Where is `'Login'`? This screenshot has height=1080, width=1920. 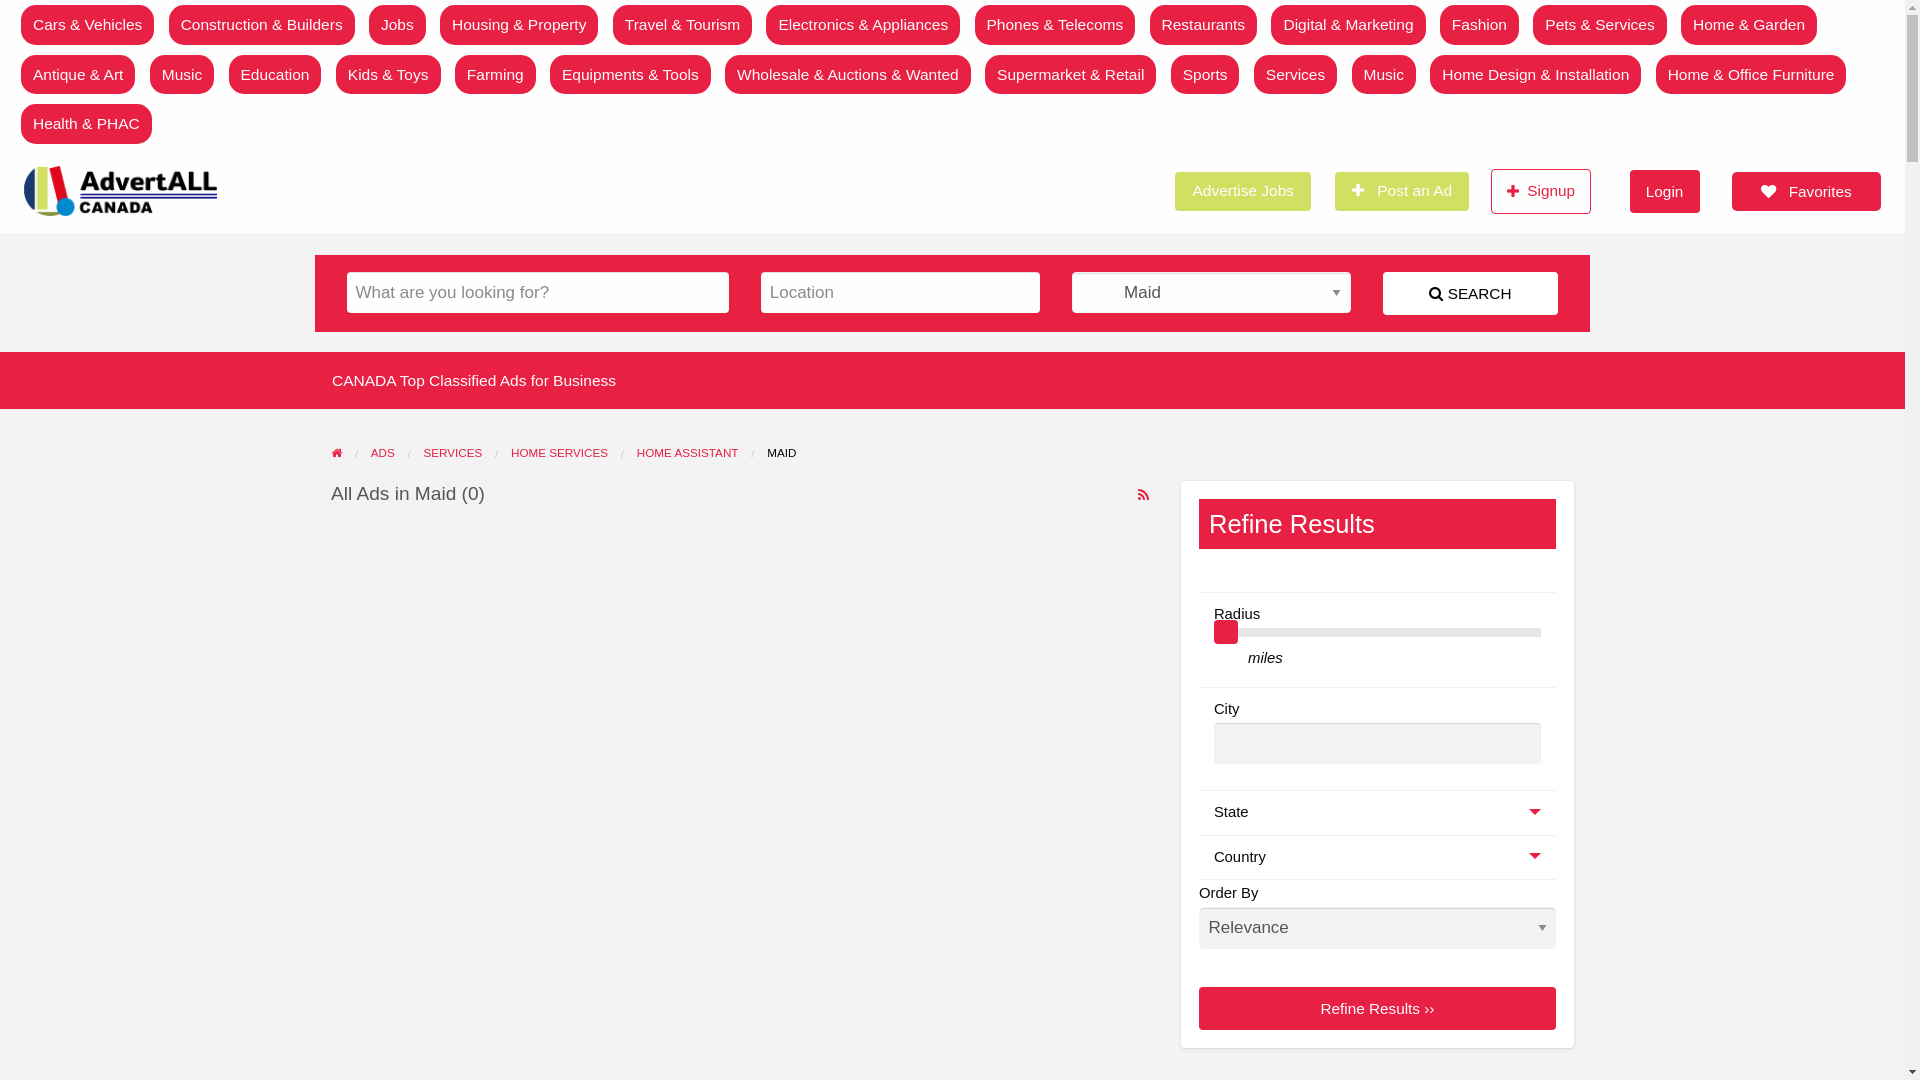
'Login' is located at coordinates (1665, 191).